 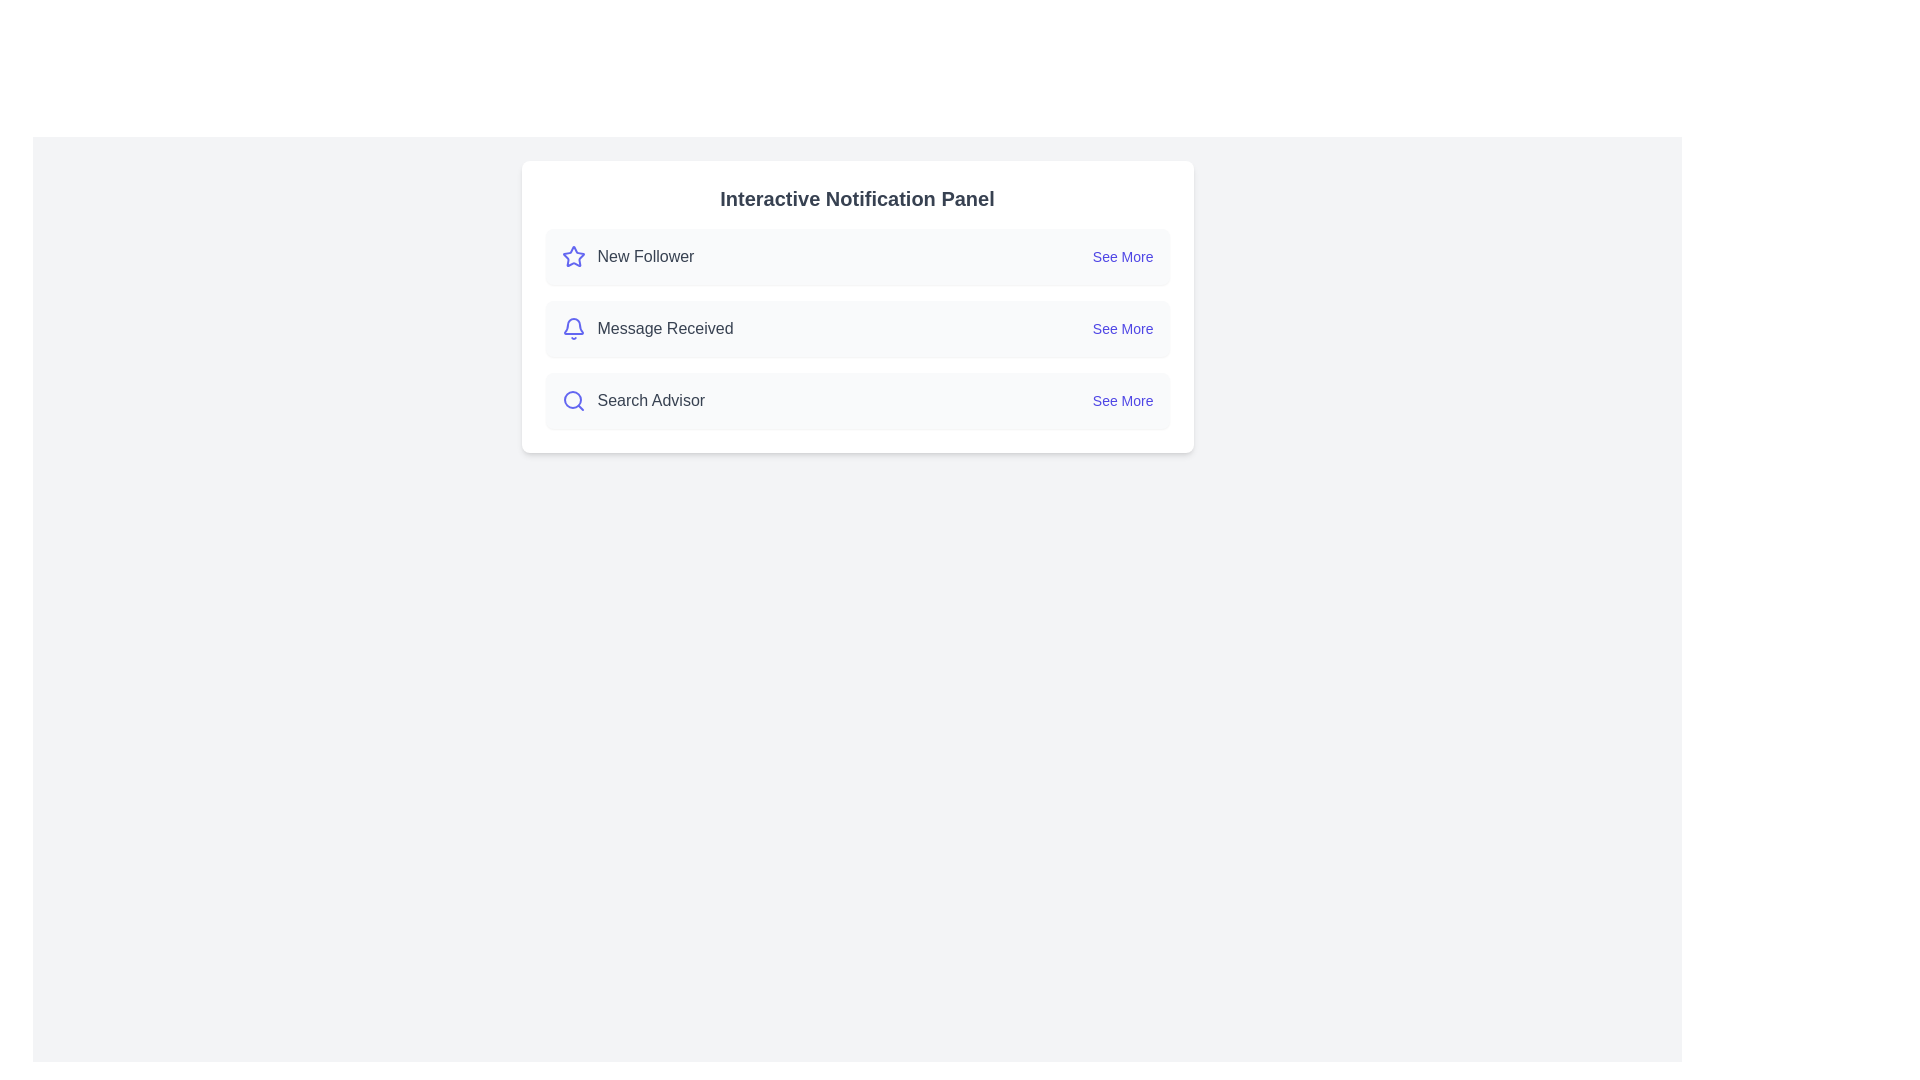 What do you see at coordinates (1123, 401) in the screenshot?
I see `the Text link located in the rightmost area of the 'Search Advisor' section to observe the color change` at bounding box center [1123, 401].